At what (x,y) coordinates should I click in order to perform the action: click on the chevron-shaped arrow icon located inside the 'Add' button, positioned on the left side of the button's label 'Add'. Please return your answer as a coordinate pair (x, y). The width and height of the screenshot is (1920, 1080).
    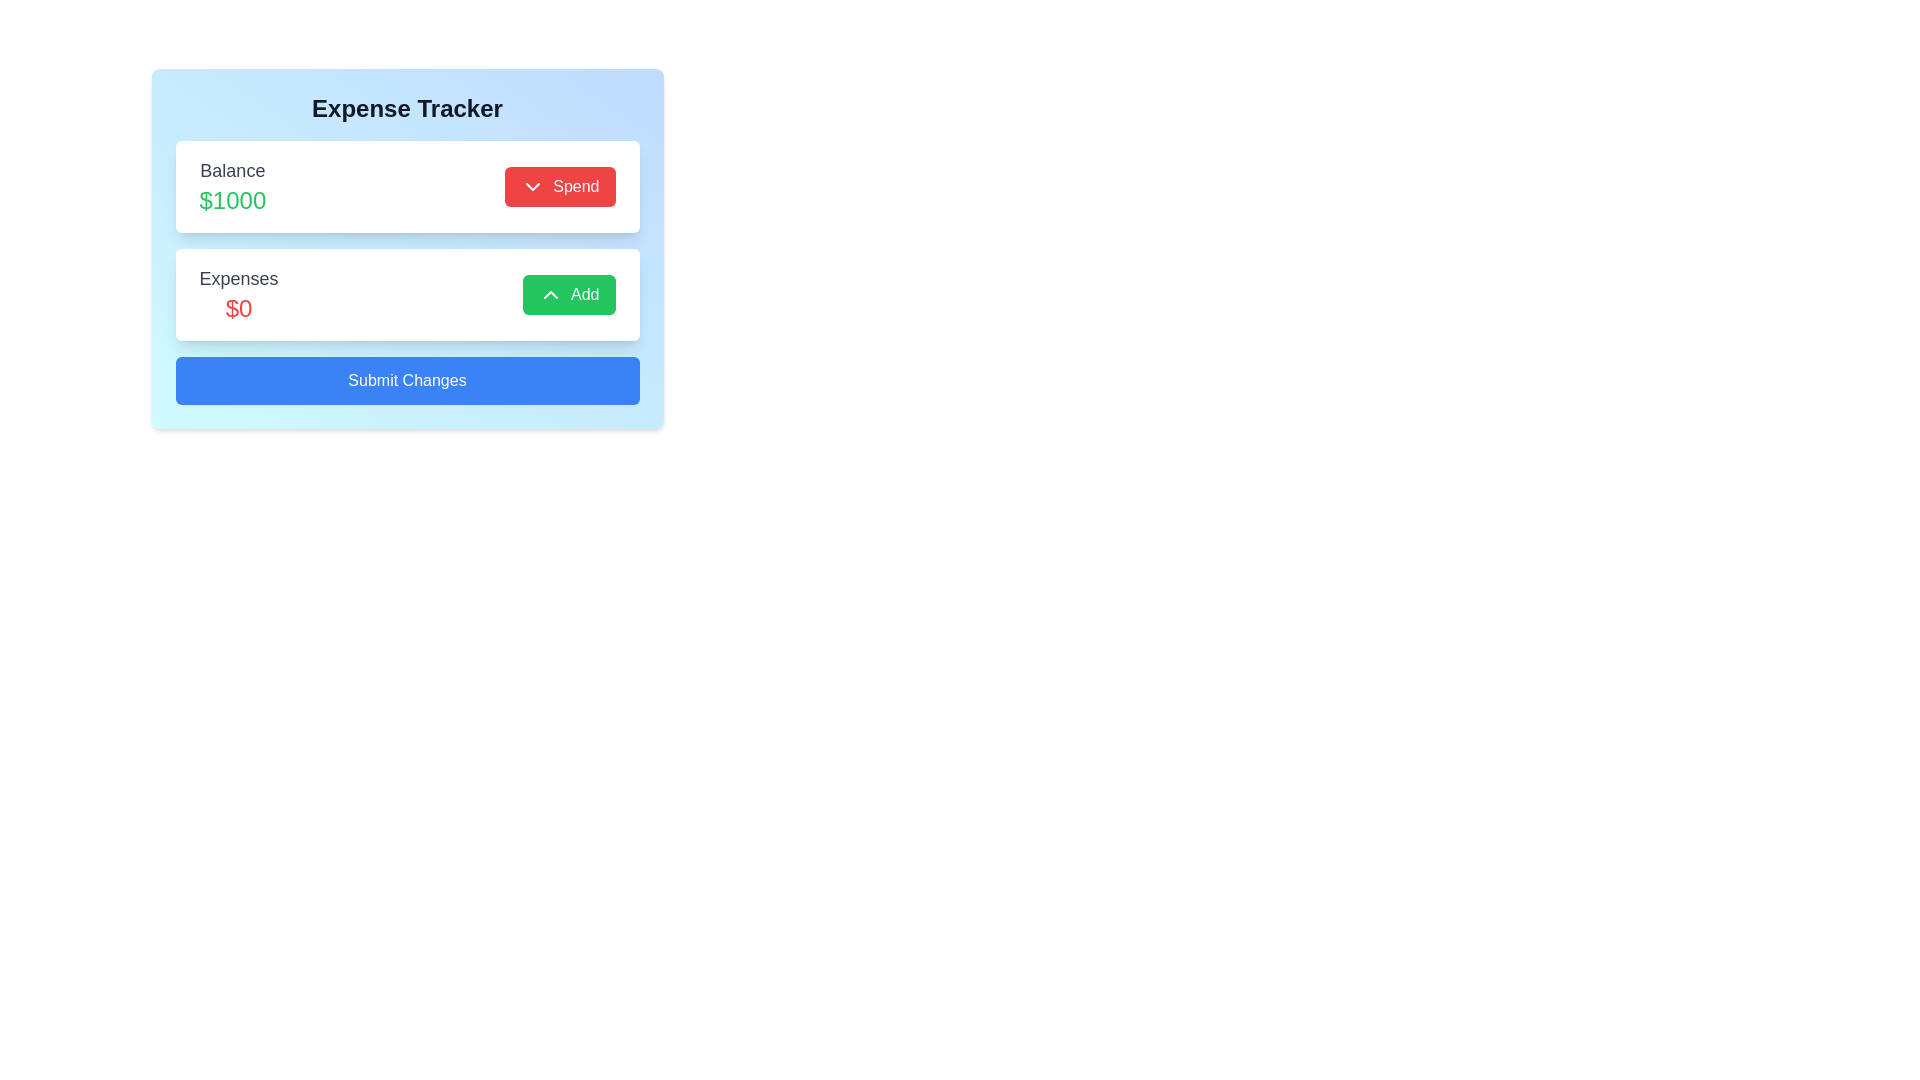
    Looking at the image, I should click on (551, 294).